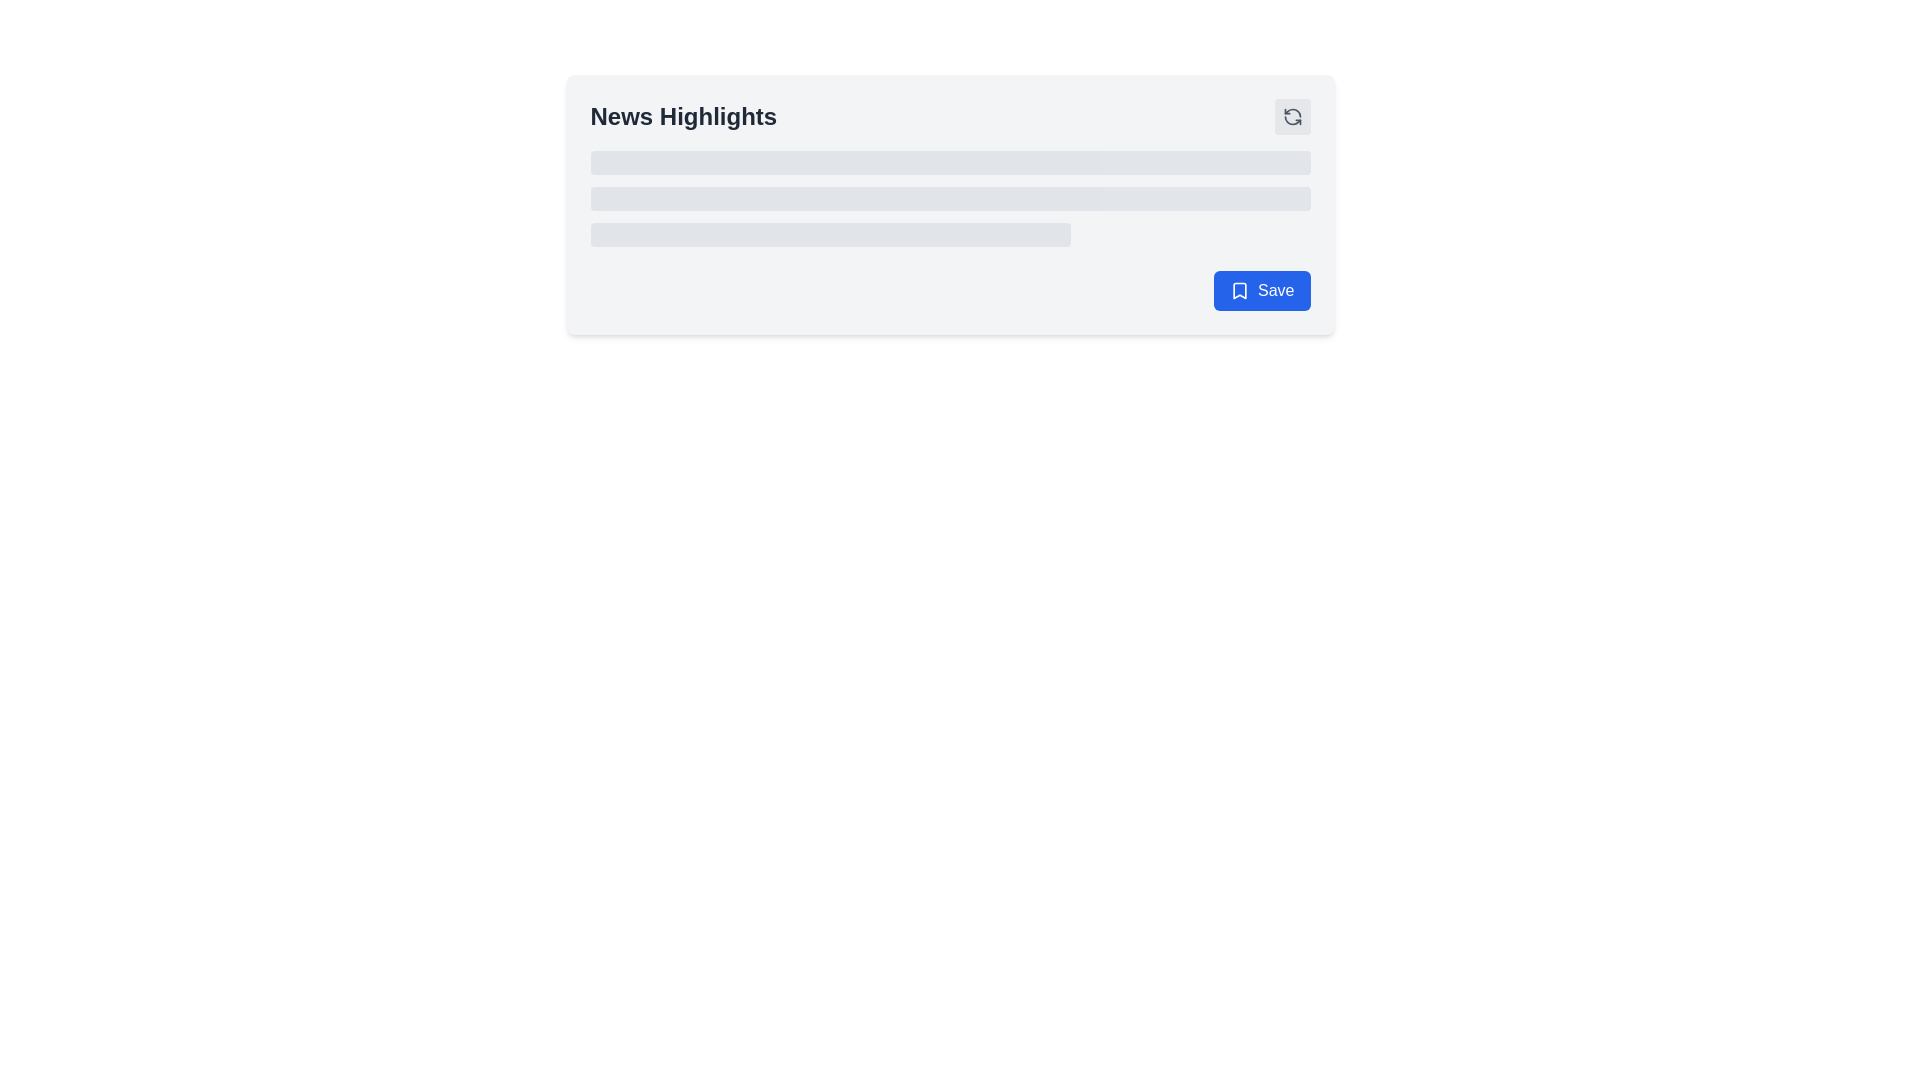  What do you see at coordinates (949, 199) in the screenshot?
I see `the visual placeholder that serves as a content loading indicator, located below the 'News Highlights' title and above the 'Save' button` at bounding box center [949, 199].